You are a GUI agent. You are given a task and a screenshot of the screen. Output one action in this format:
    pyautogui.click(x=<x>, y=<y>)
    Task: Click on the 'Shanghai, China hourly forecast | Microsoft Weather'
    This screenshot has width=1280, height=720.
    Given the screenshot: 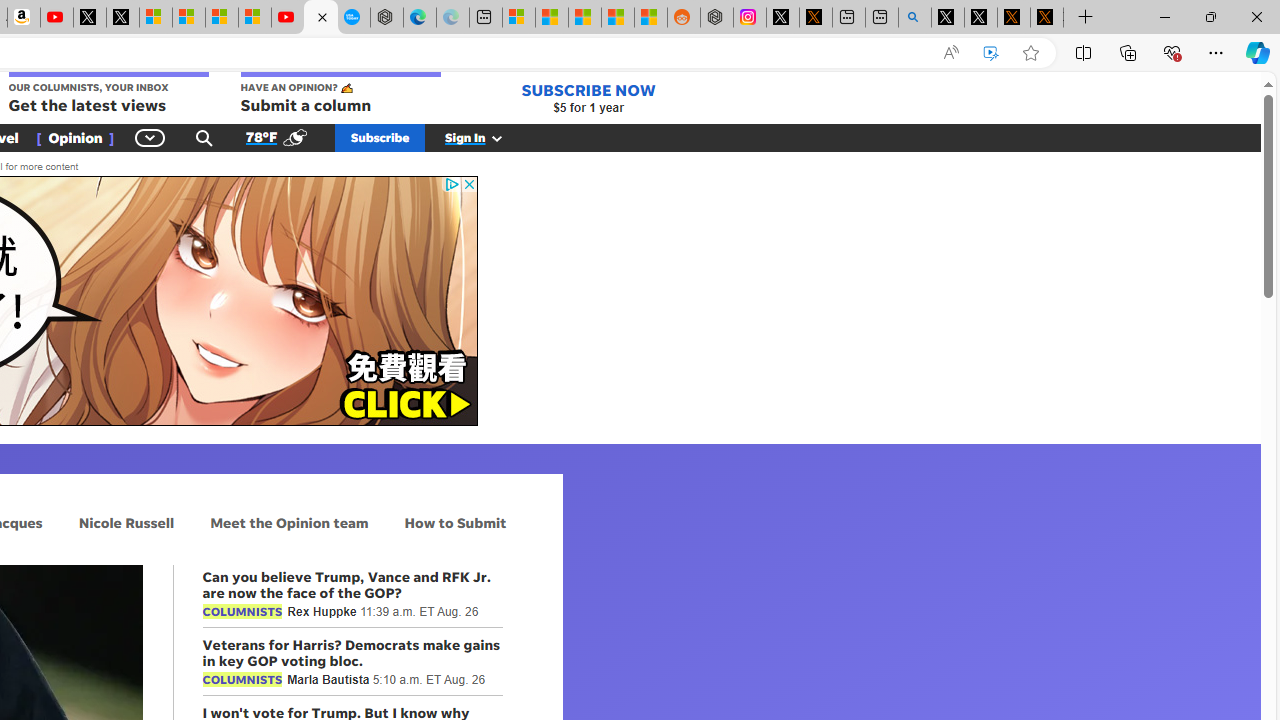 What is the action you would take?
    pyautogui.click(x=584, y=17)
    